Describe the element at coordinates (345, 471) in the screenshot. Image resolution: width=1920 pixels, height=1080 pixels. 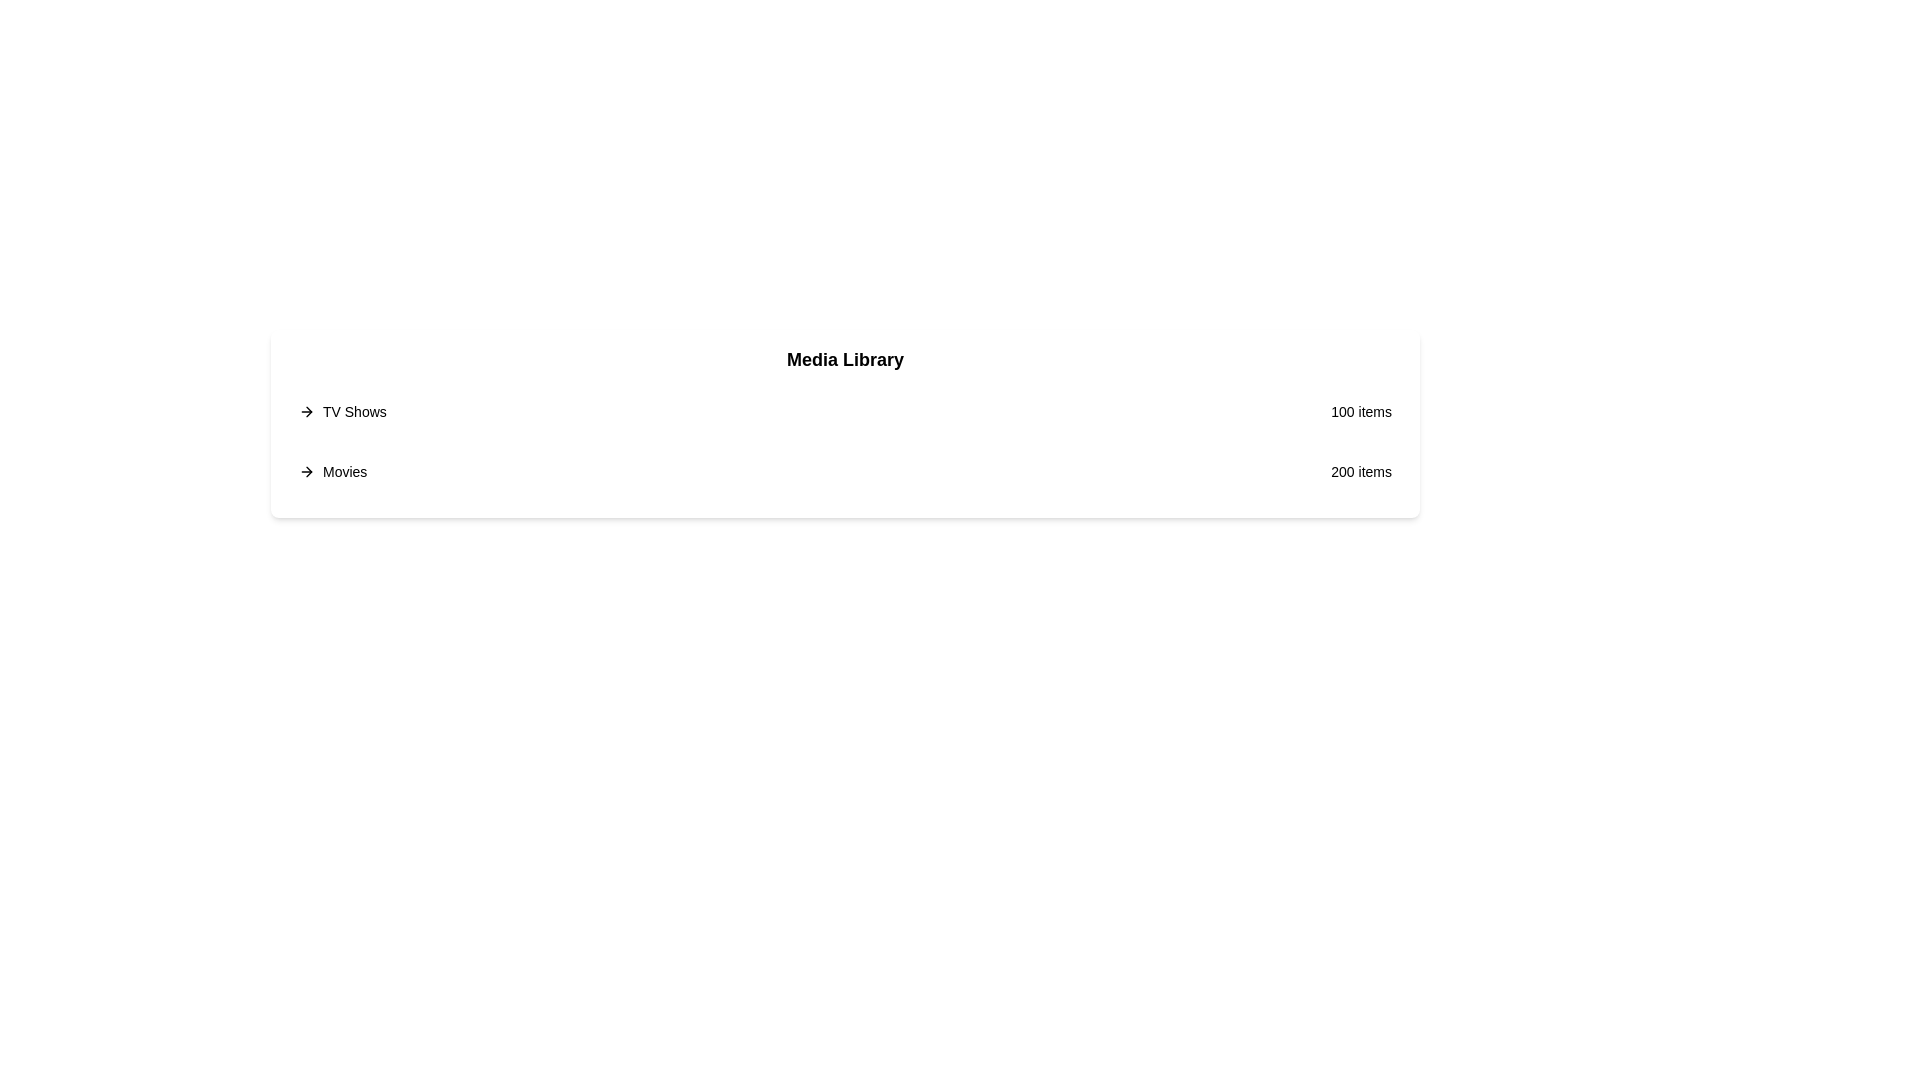
I see `the 'Movies' text label, which is styled in black text on a white background and is the second item in a vertically stacked list` at that location.